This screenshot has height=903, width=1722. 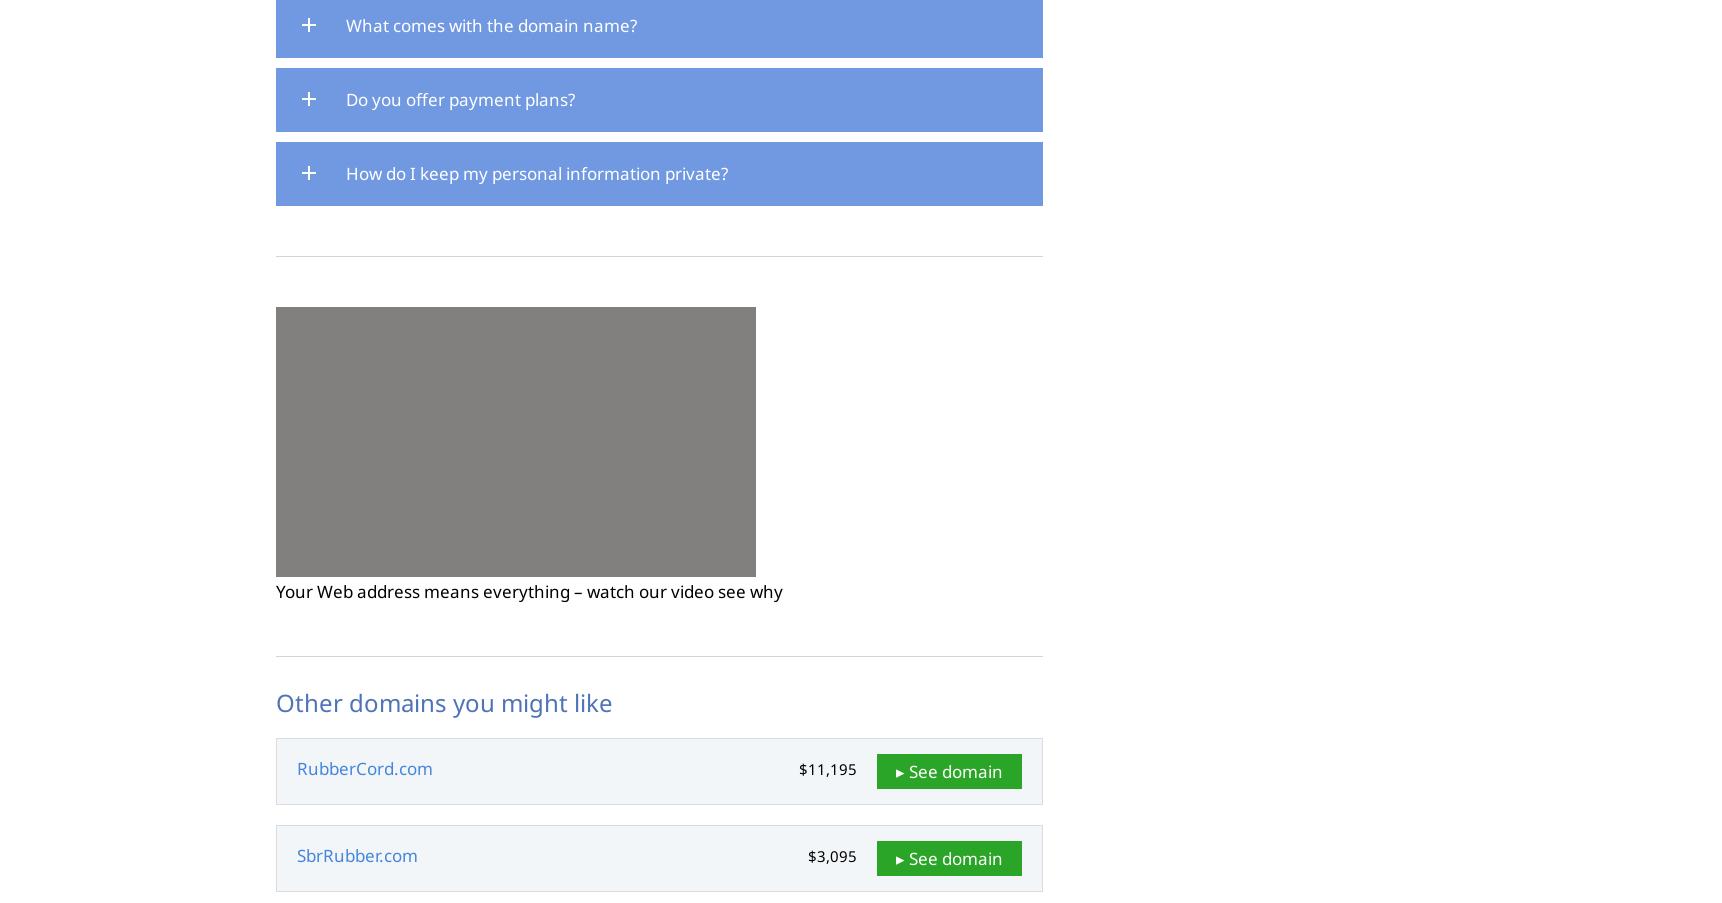 I want to click on '$3,095', so click(x=806, y=856).